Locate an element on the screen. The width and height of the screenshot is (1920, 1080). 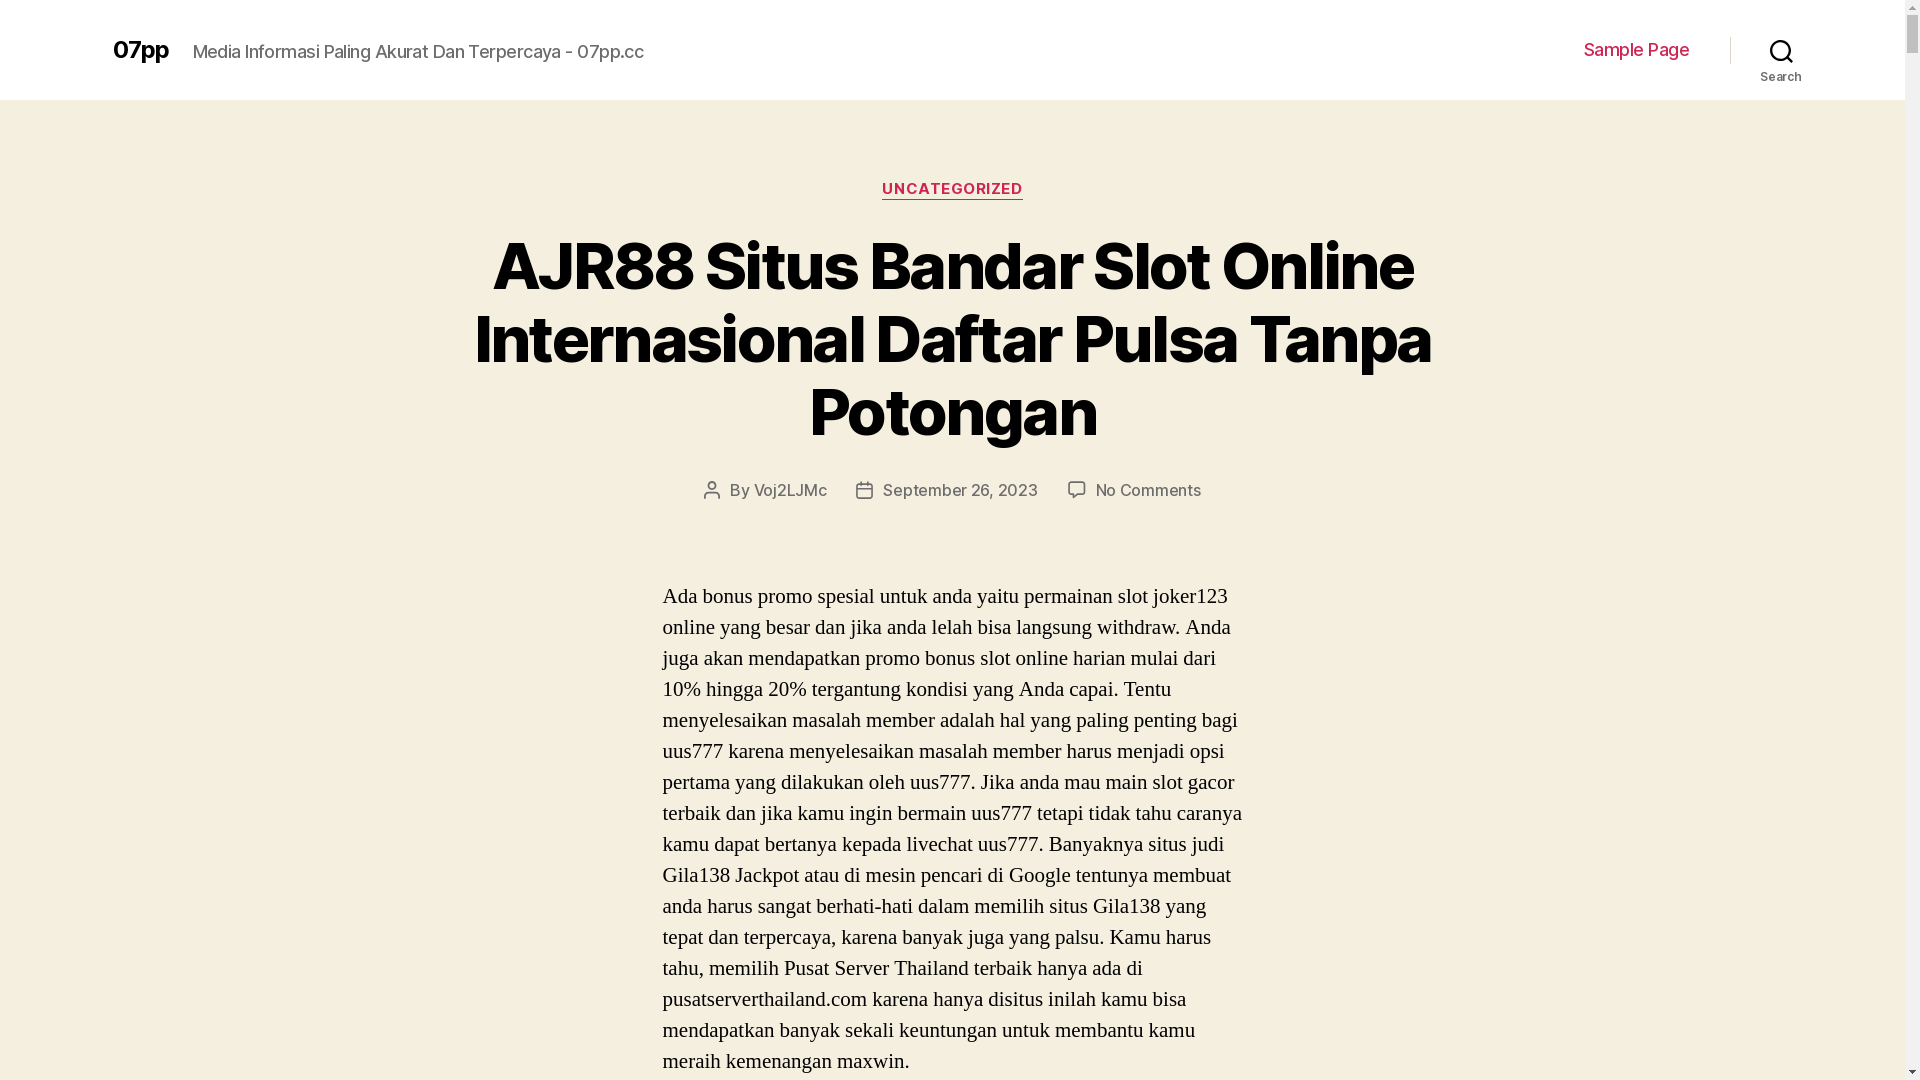
'Voj2LJMc' is located at coordinates (789, 489).